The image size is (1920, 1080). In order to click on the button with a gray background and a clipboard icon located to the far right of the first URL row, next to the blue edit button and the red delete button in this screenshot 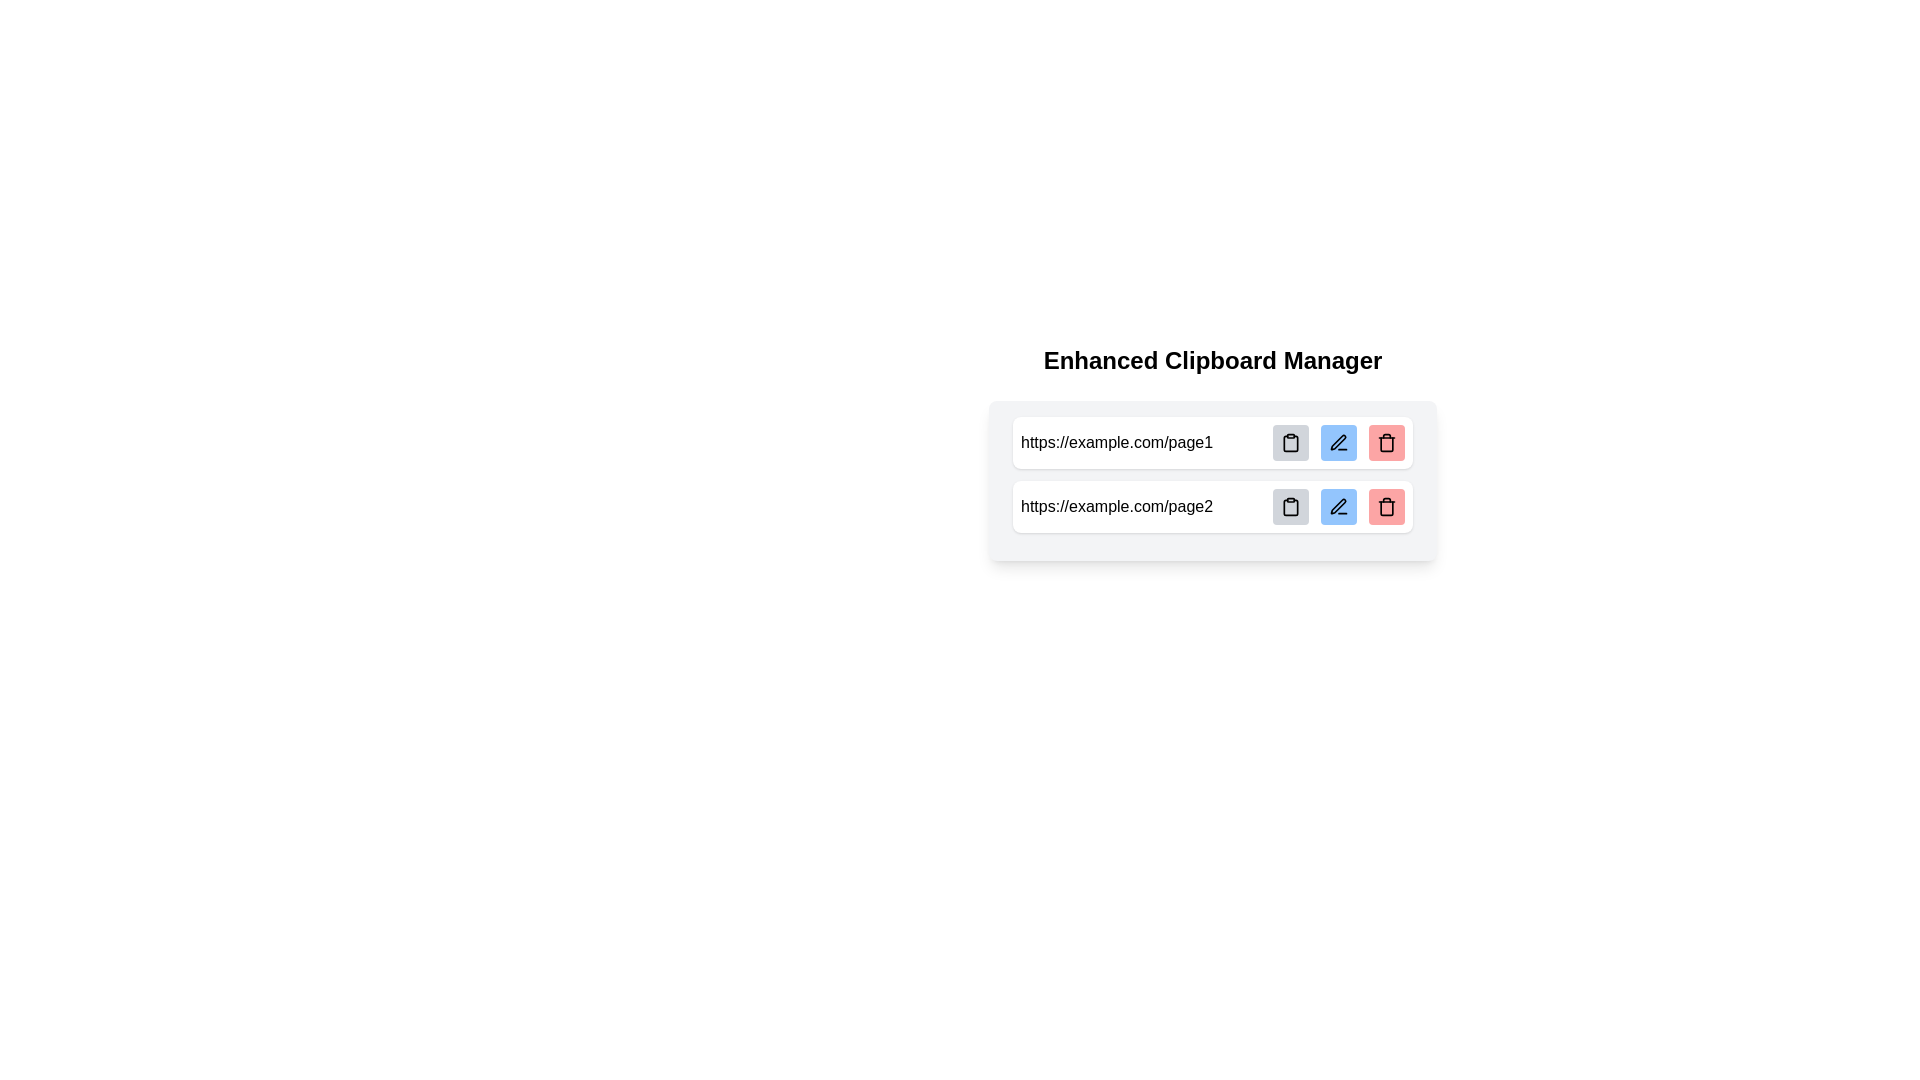, I will do `click(1291, 442)`.